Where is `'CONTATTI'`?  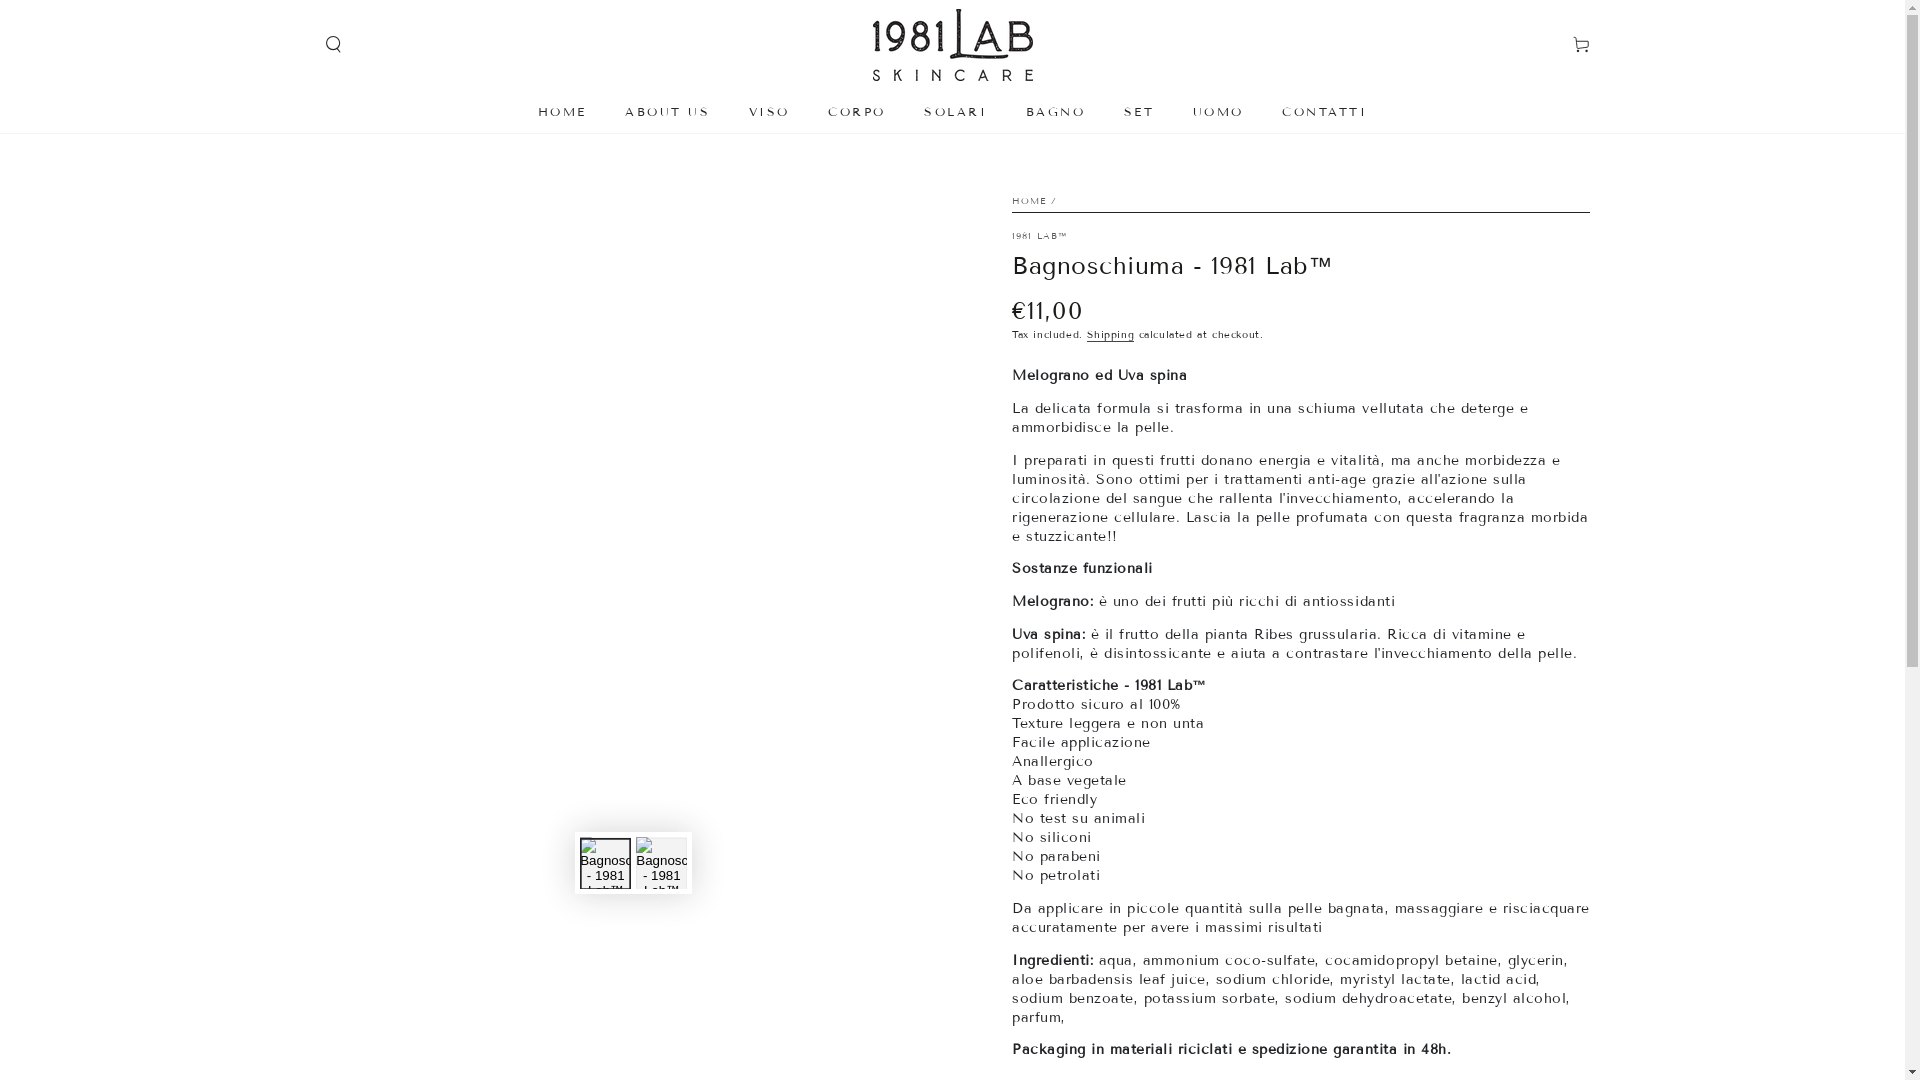
'CONTATTI' is located at coordinates (1324, 111).